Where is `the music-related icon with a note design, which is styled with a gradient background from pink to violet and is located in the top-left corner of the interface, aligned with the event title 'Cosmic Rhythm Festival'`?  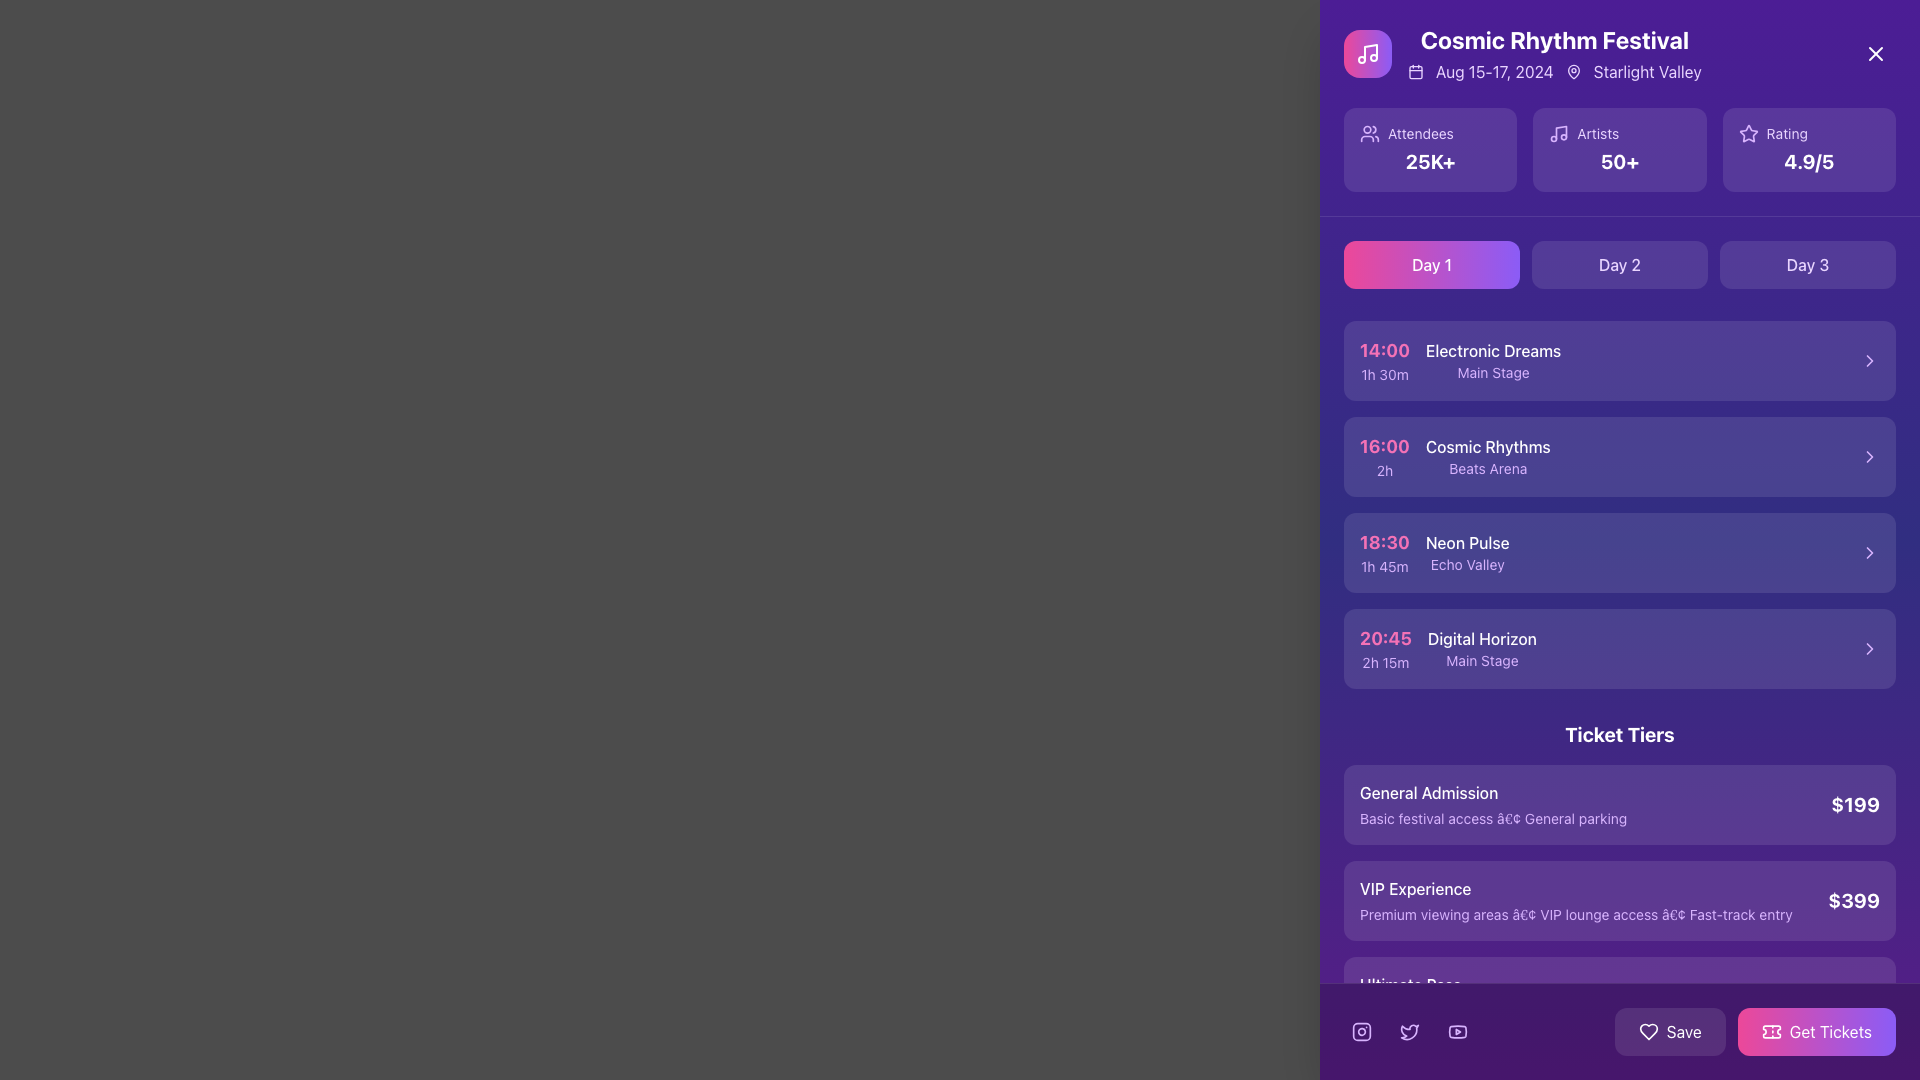
the music-related icon with a note design, which is styled with a gradient background from pink to violet and is located in the top-left corner of the interface, aligned with the event title 'Cosmic Rhythm Festival' is located at coordinates (1367, 53).